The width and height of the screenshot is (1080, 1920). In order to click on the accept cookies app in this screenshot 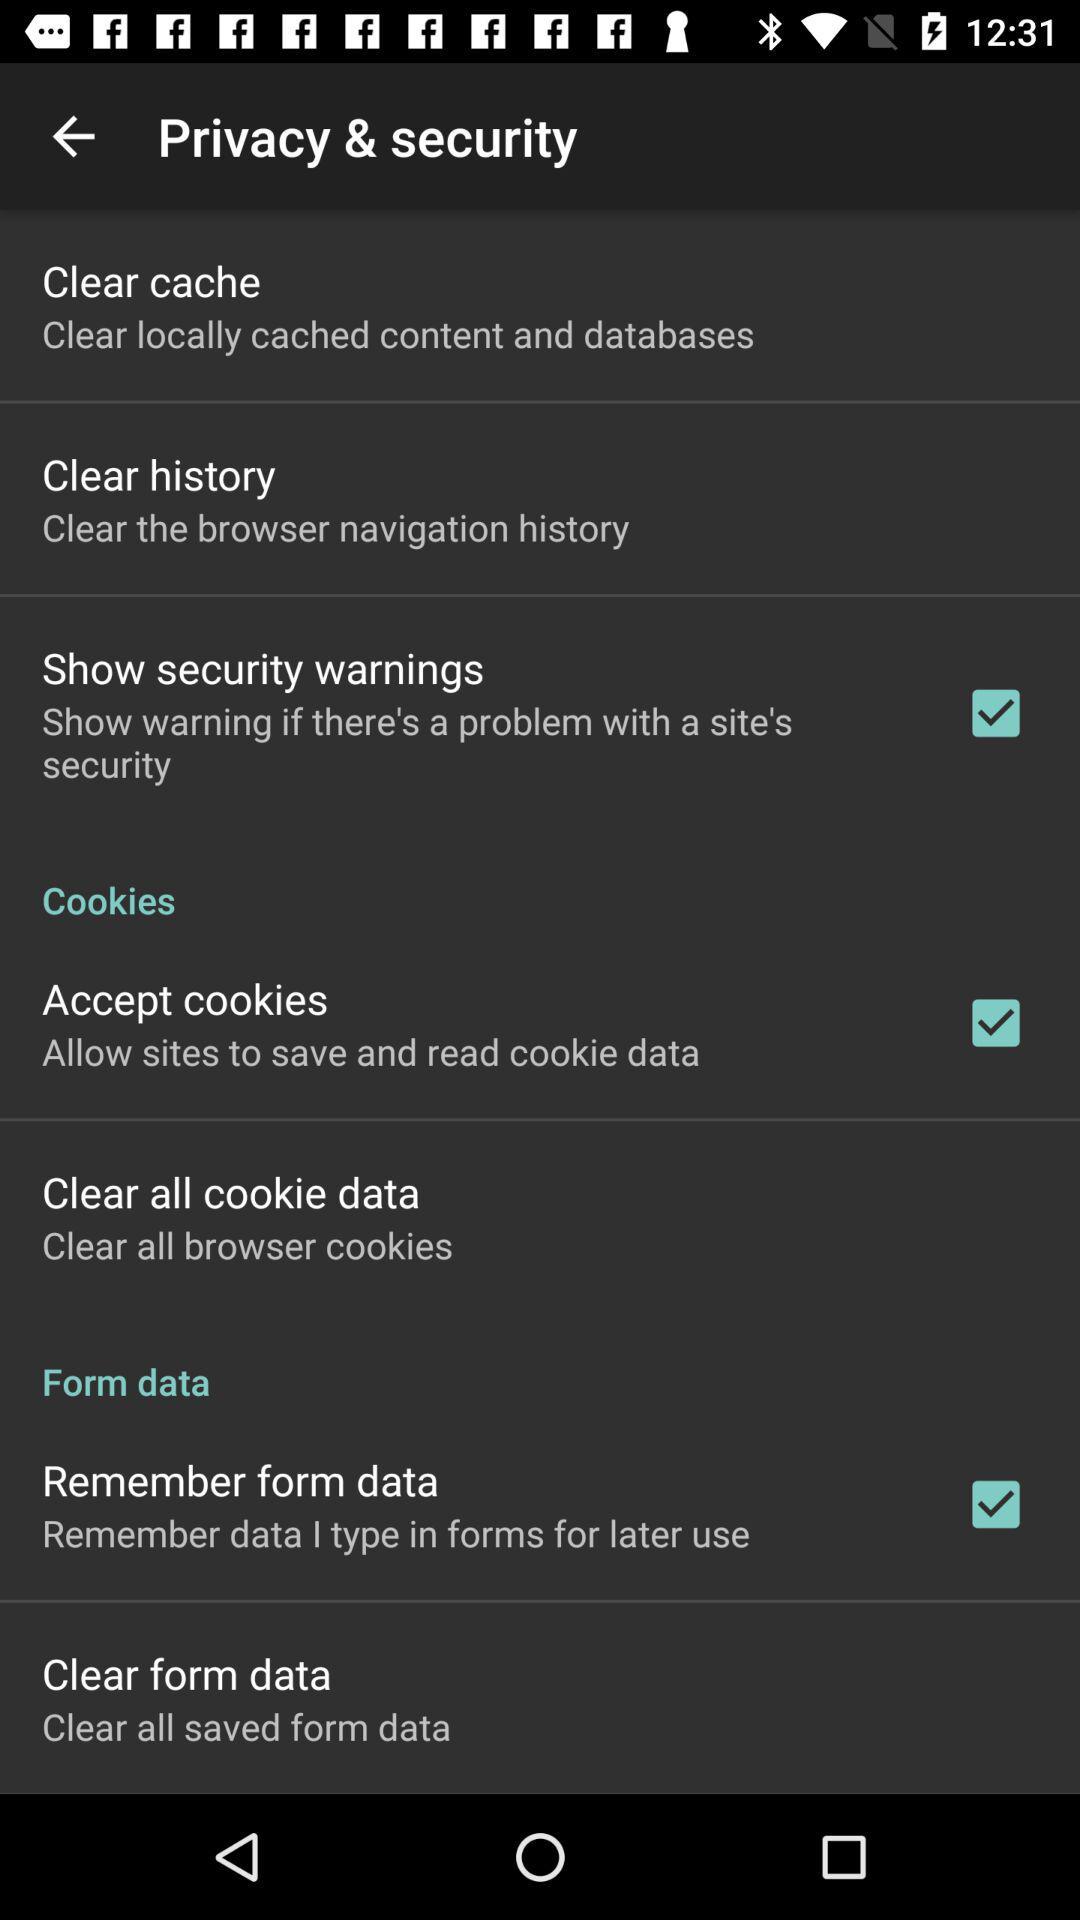, I will do `click(185, 998)`.